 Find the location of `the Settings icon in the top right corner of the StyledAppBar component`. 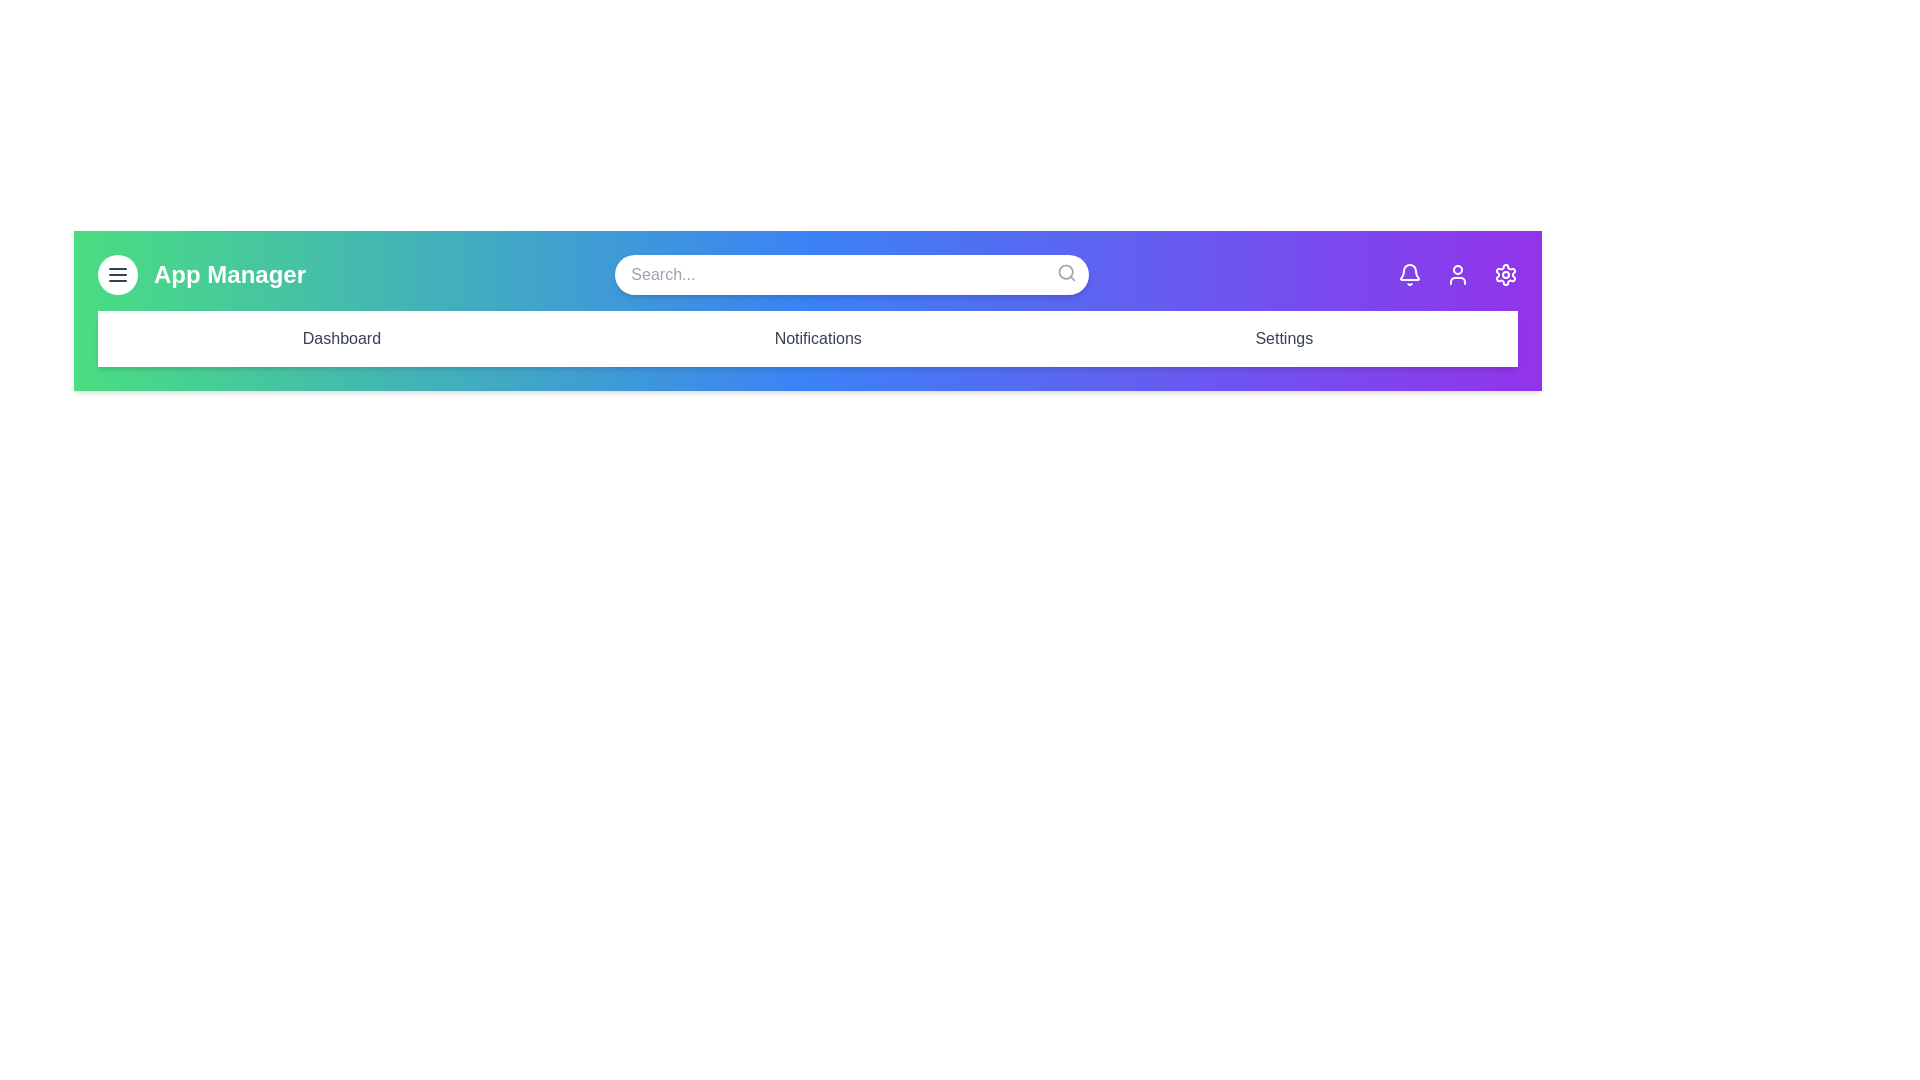

the Settings icon in the top right corner of the StyledAppBar component is located at coordinates (1506, 274).